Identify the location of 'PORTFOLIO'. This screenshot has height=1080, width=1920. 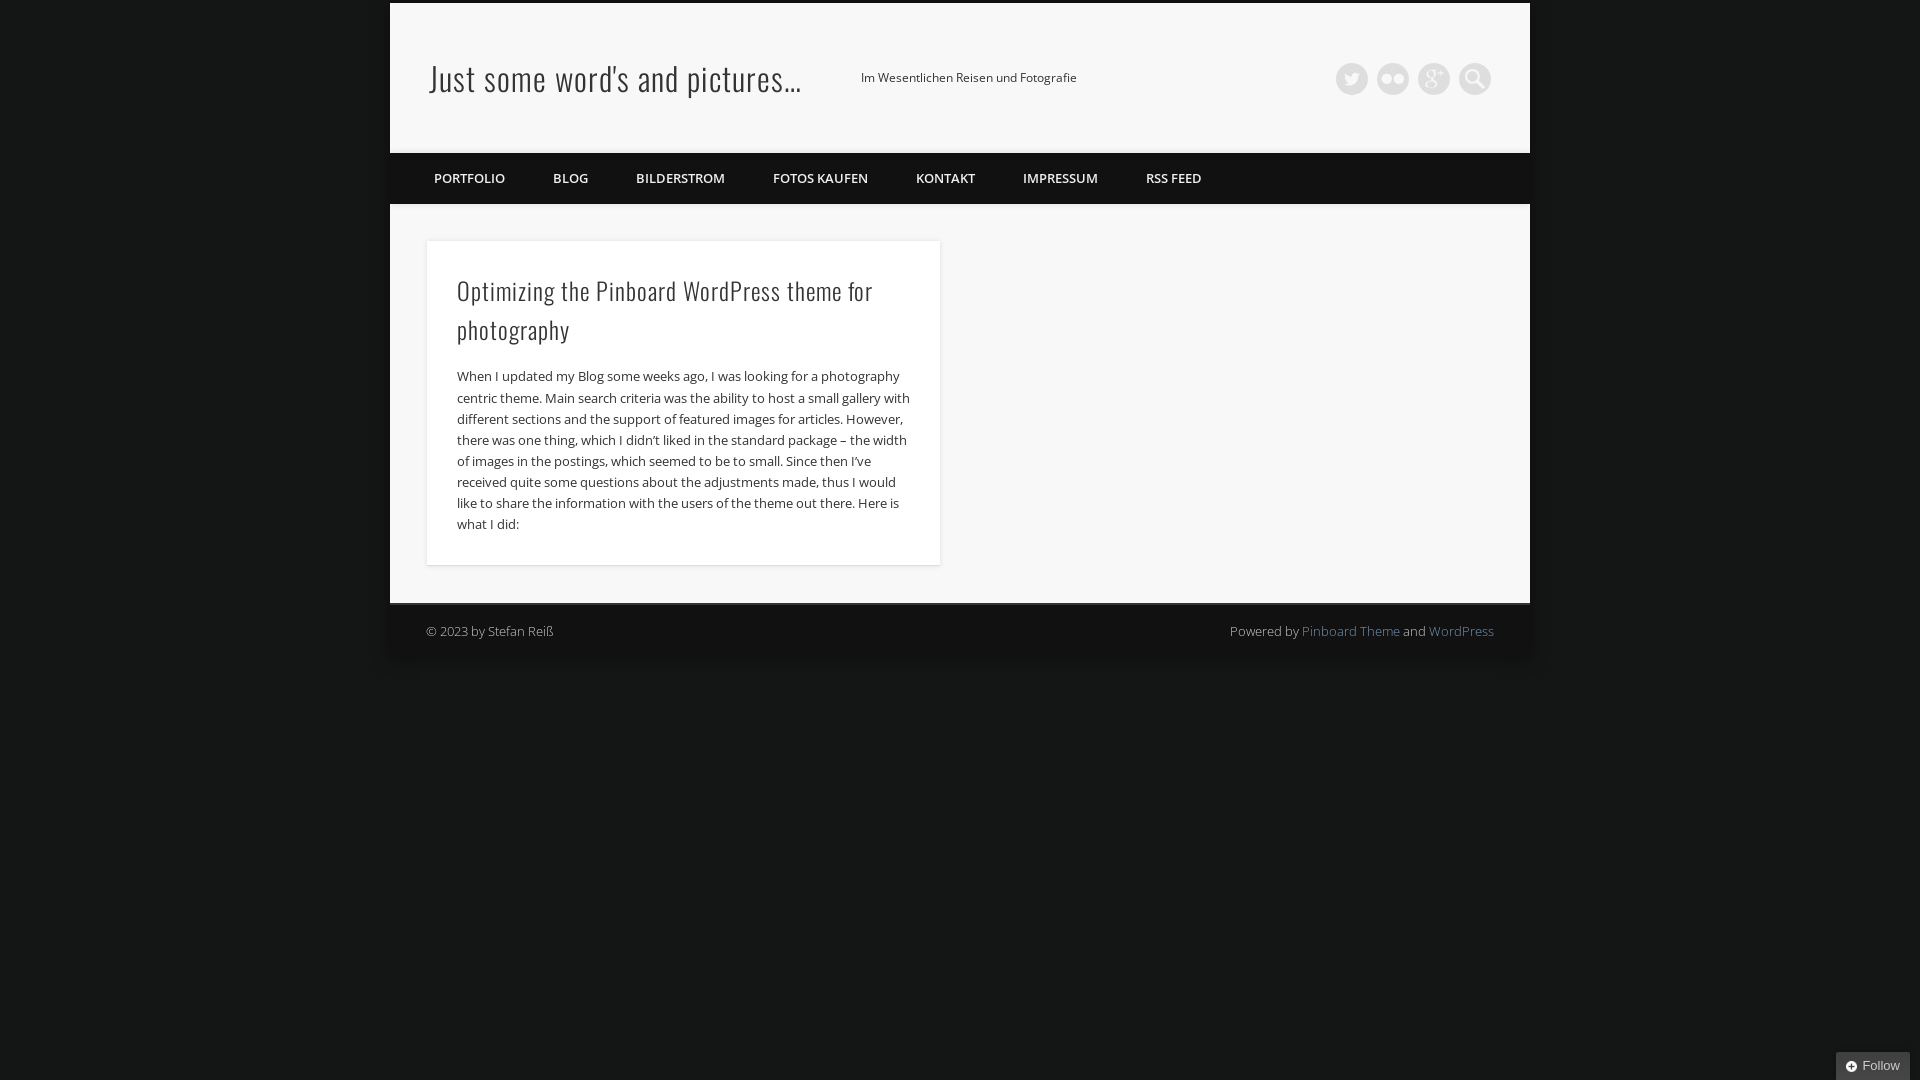
(468, 177).